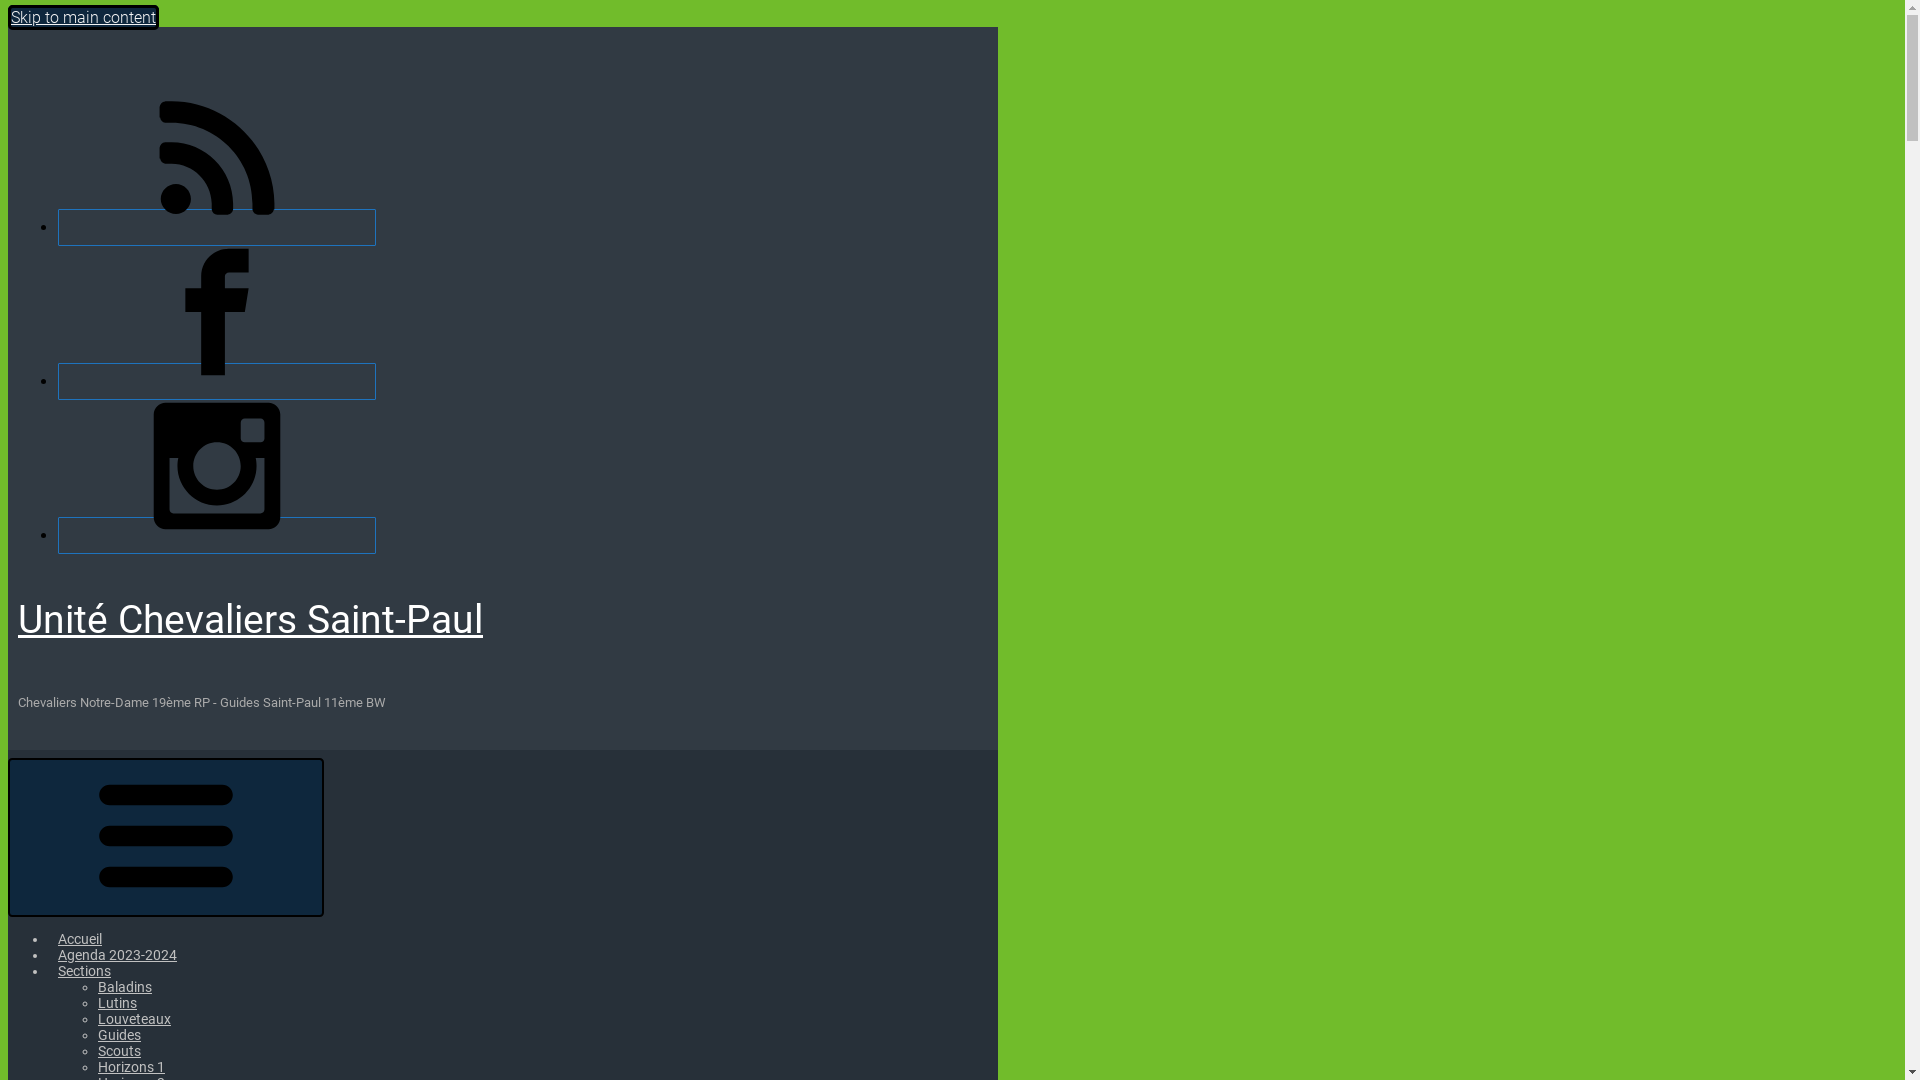 The width and height of the screenshot is (1920, 1080). I want to click on 'Sections', so click(83, 970).